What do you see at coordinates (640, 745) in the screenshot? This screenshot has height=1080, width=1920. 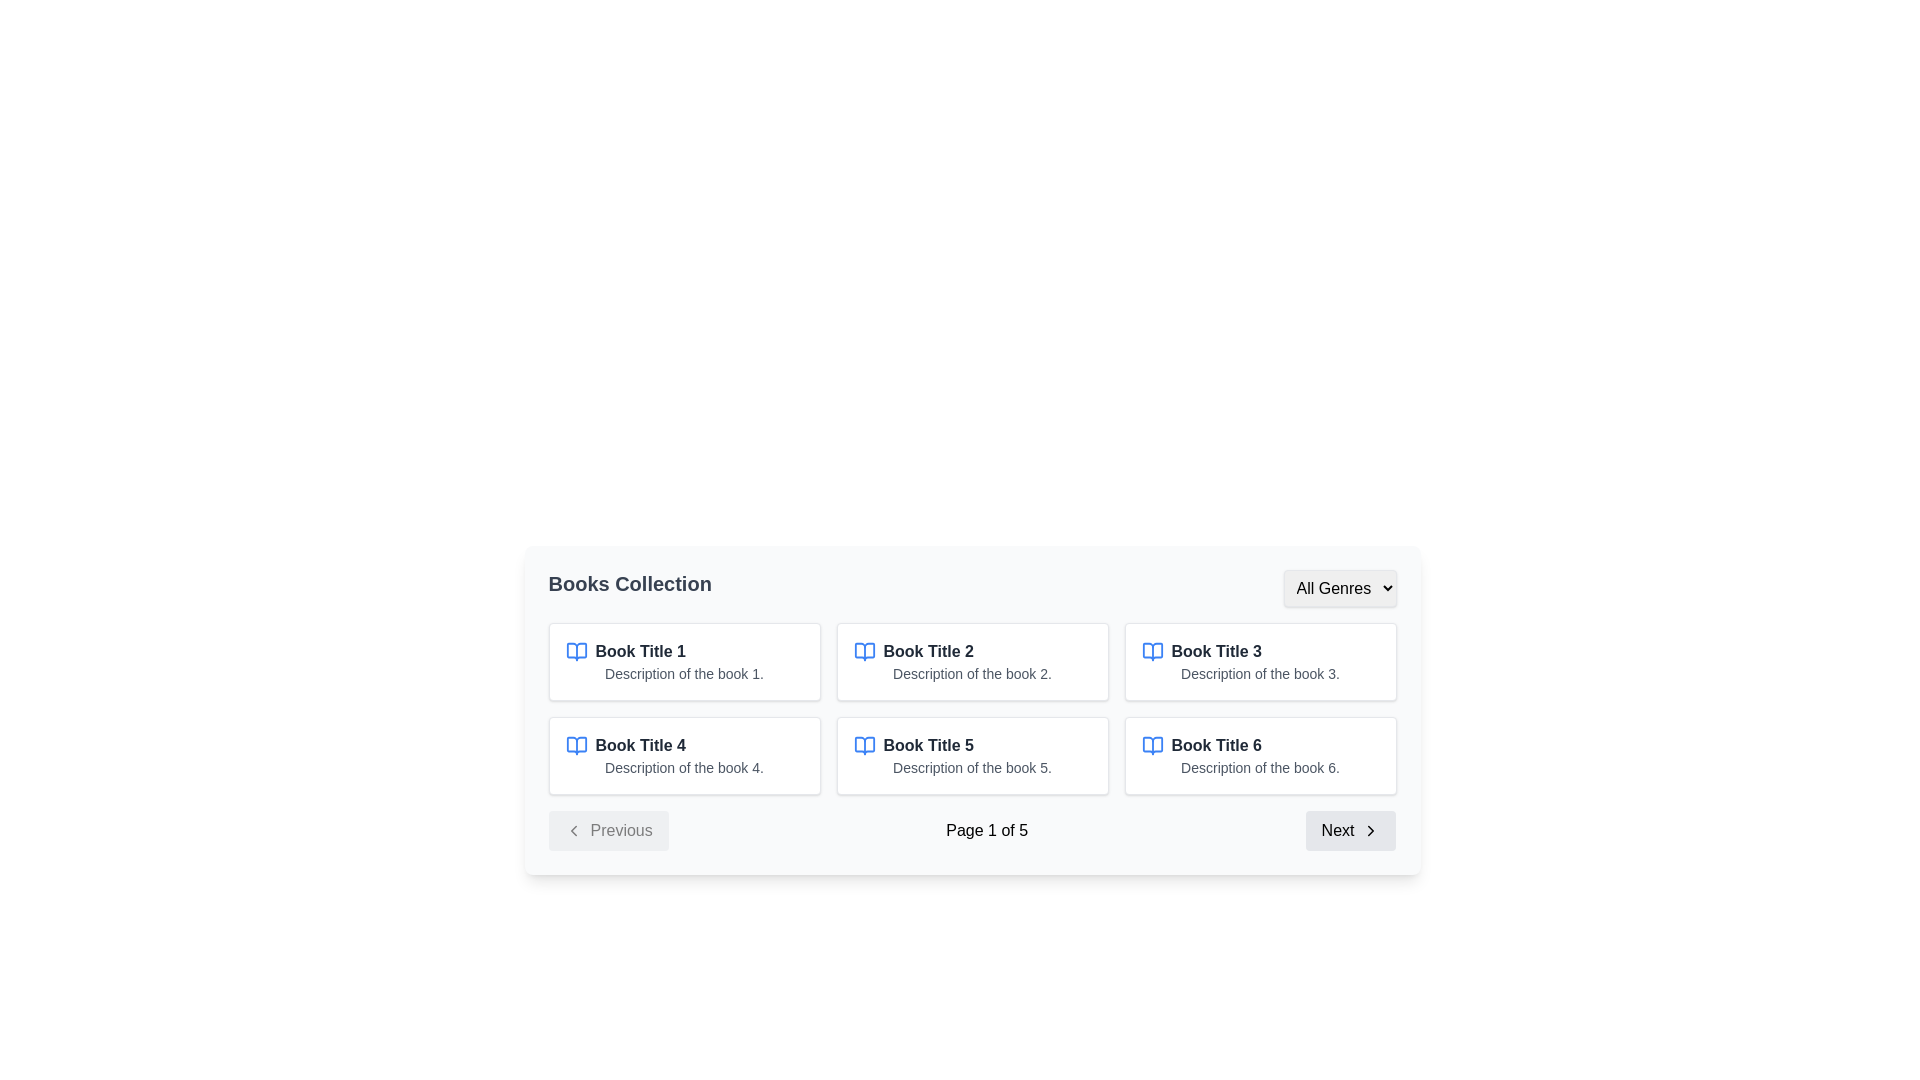 I see `the text label displaying 'Book Title 4' in bold dark gray, positioned in the bottom-left grid cell of the Books Collection section, next to a blue book icon` at bounding box center [640, 745].